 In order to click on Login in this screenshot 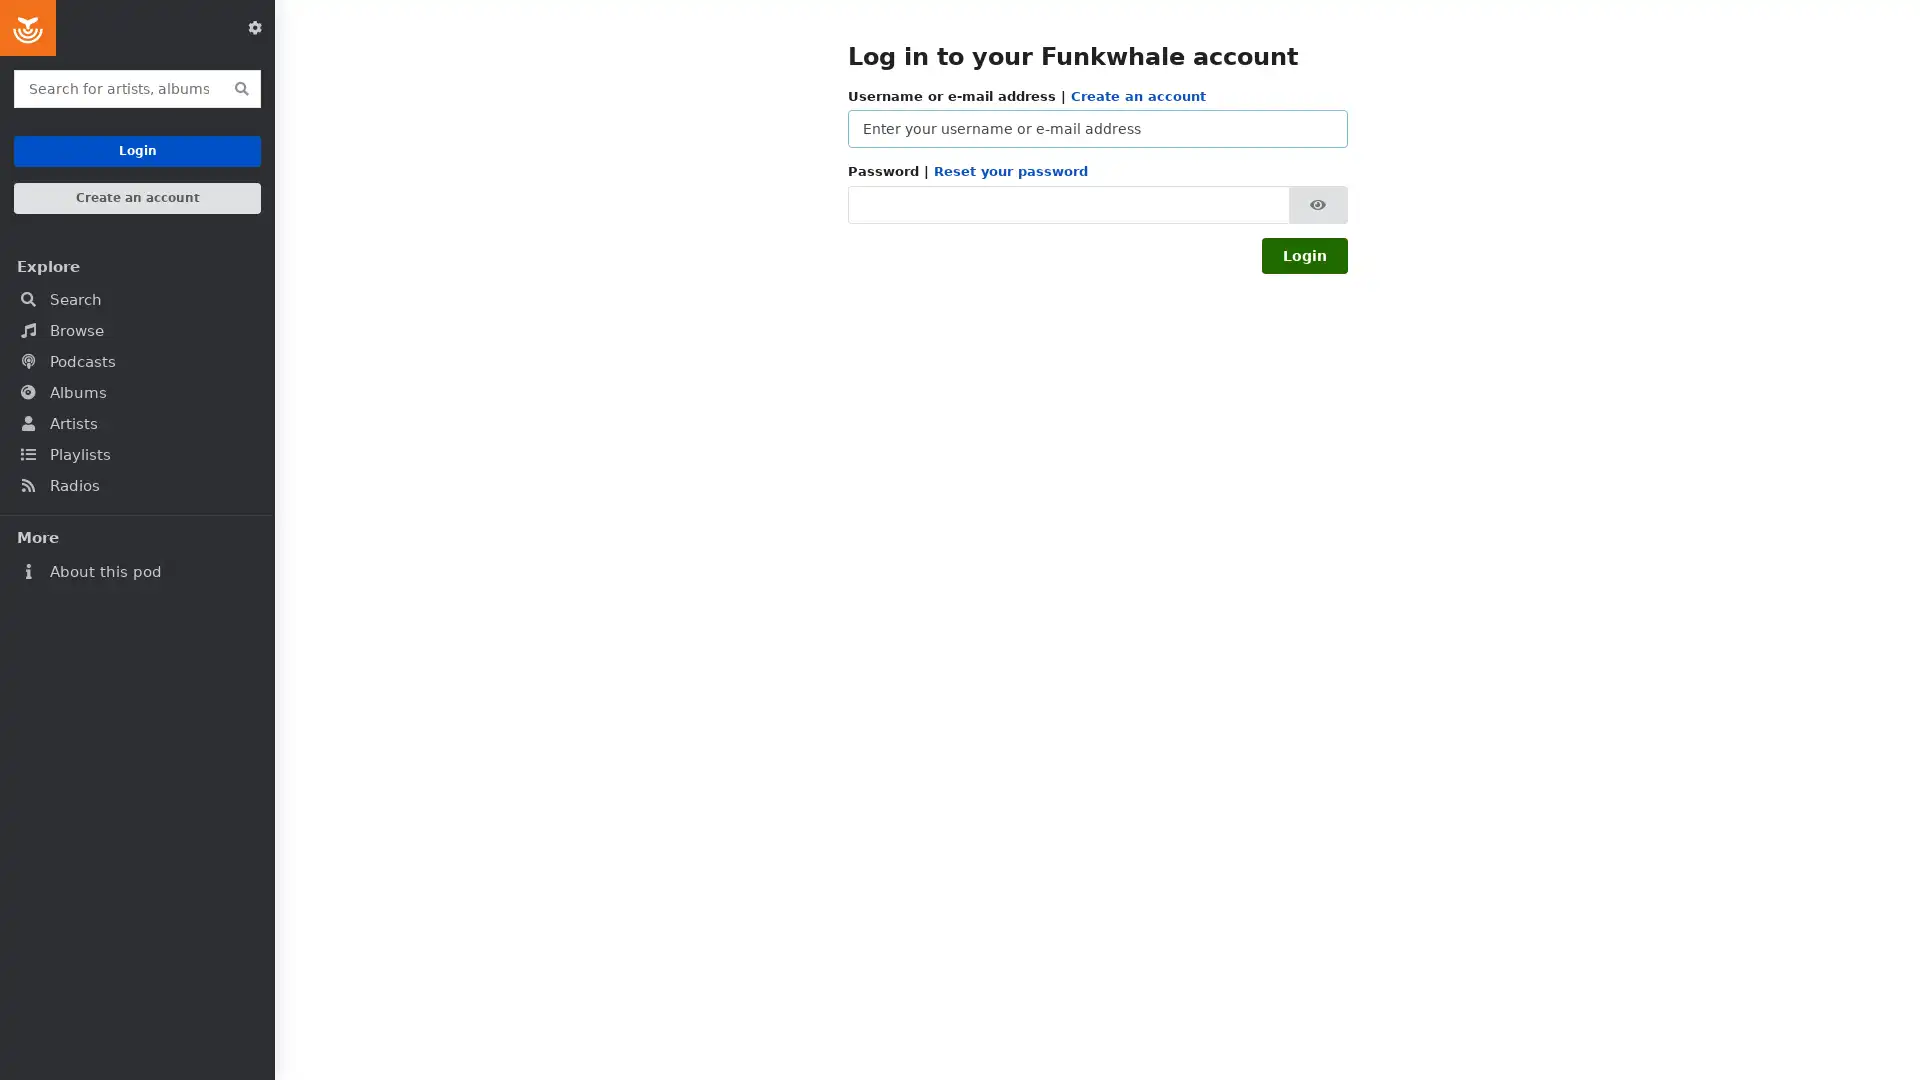, I will do `click(1304, 253)`.